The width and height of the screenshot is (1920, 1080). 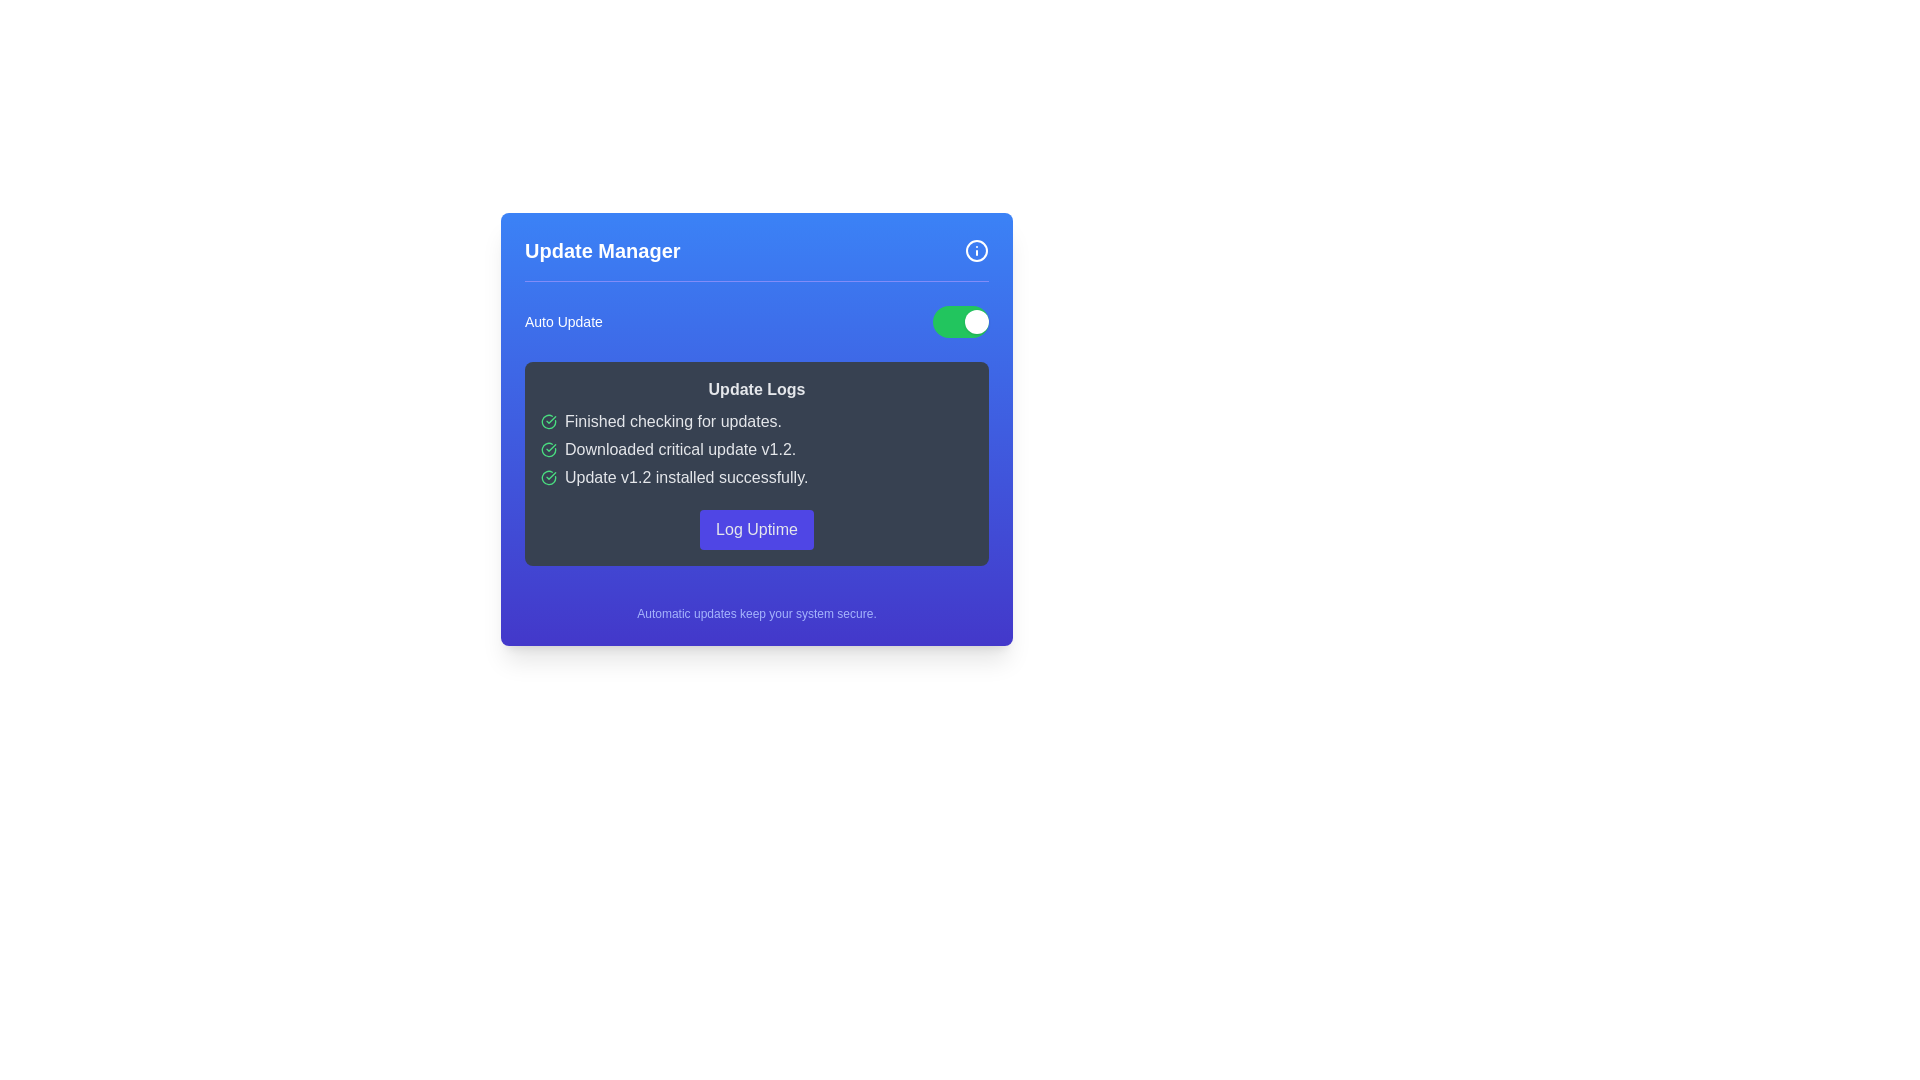 What do you see at coordinates (756, 320) in the screenshot?
I see `the toggle switch within the 'Update Manager' card to change its state for the auto-update functionality` at bounding box center [756, 320].